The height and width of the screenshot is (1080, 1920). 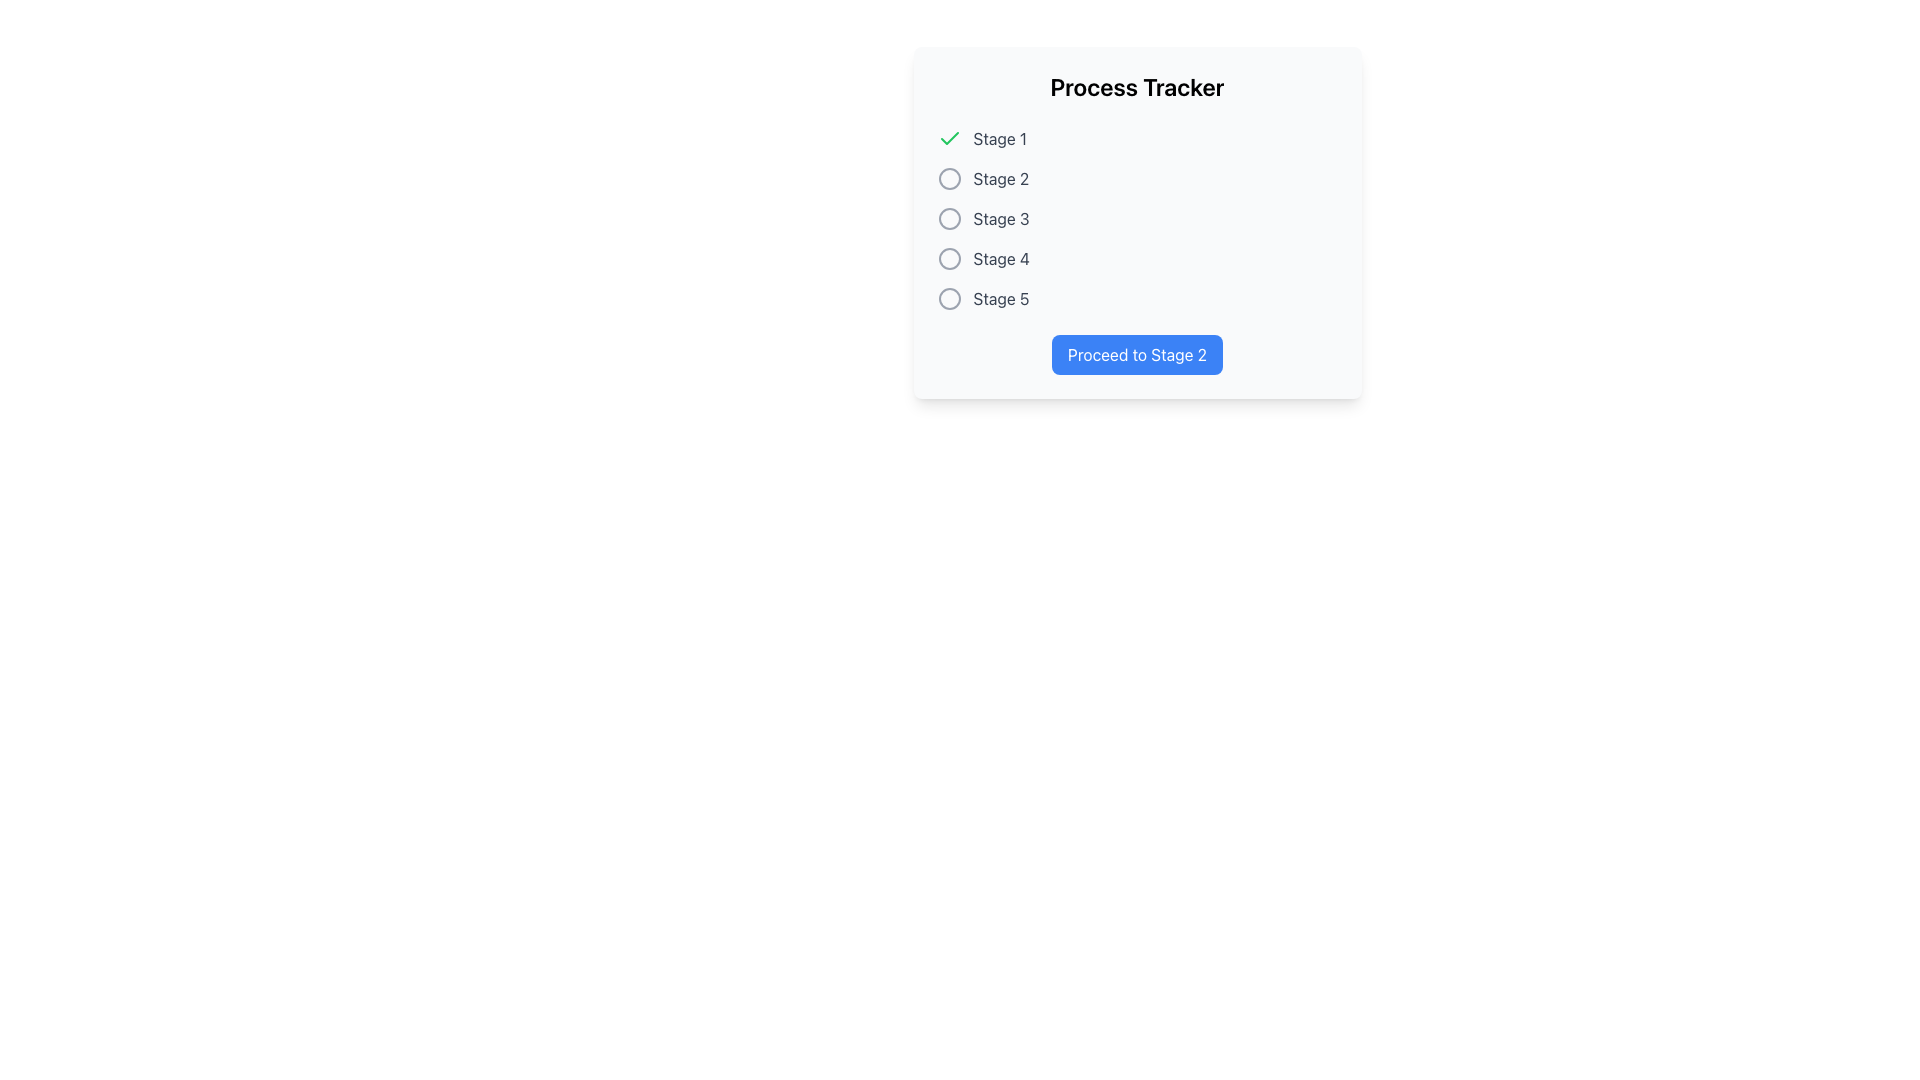 What do you see at coordinates (948, 299) in the screenshot?
I see `the inactive radio button to the left of the text 'Stage 5'` at bounding box center [948, 299].